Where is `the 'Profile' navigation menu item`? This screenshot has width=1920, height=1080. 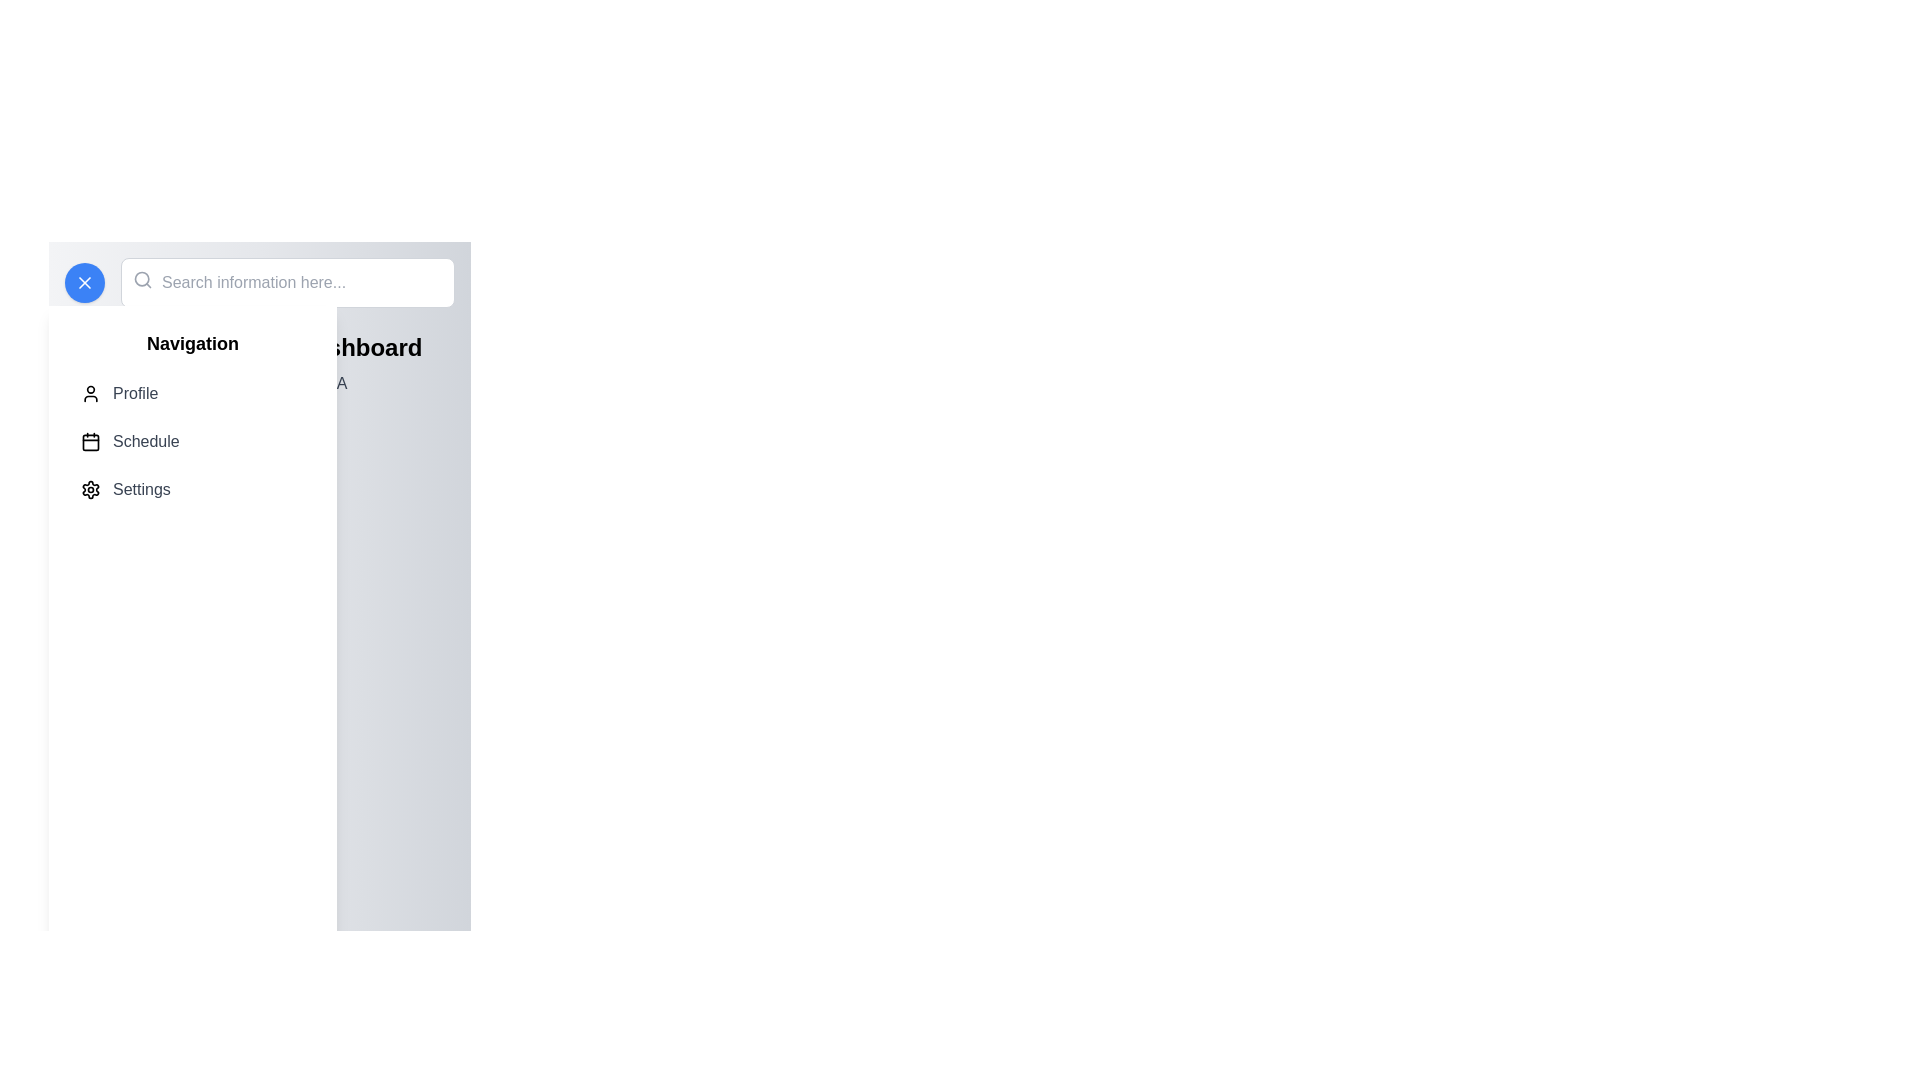 the 'Profile' navigation menu item is located at coordinates (192, 393).